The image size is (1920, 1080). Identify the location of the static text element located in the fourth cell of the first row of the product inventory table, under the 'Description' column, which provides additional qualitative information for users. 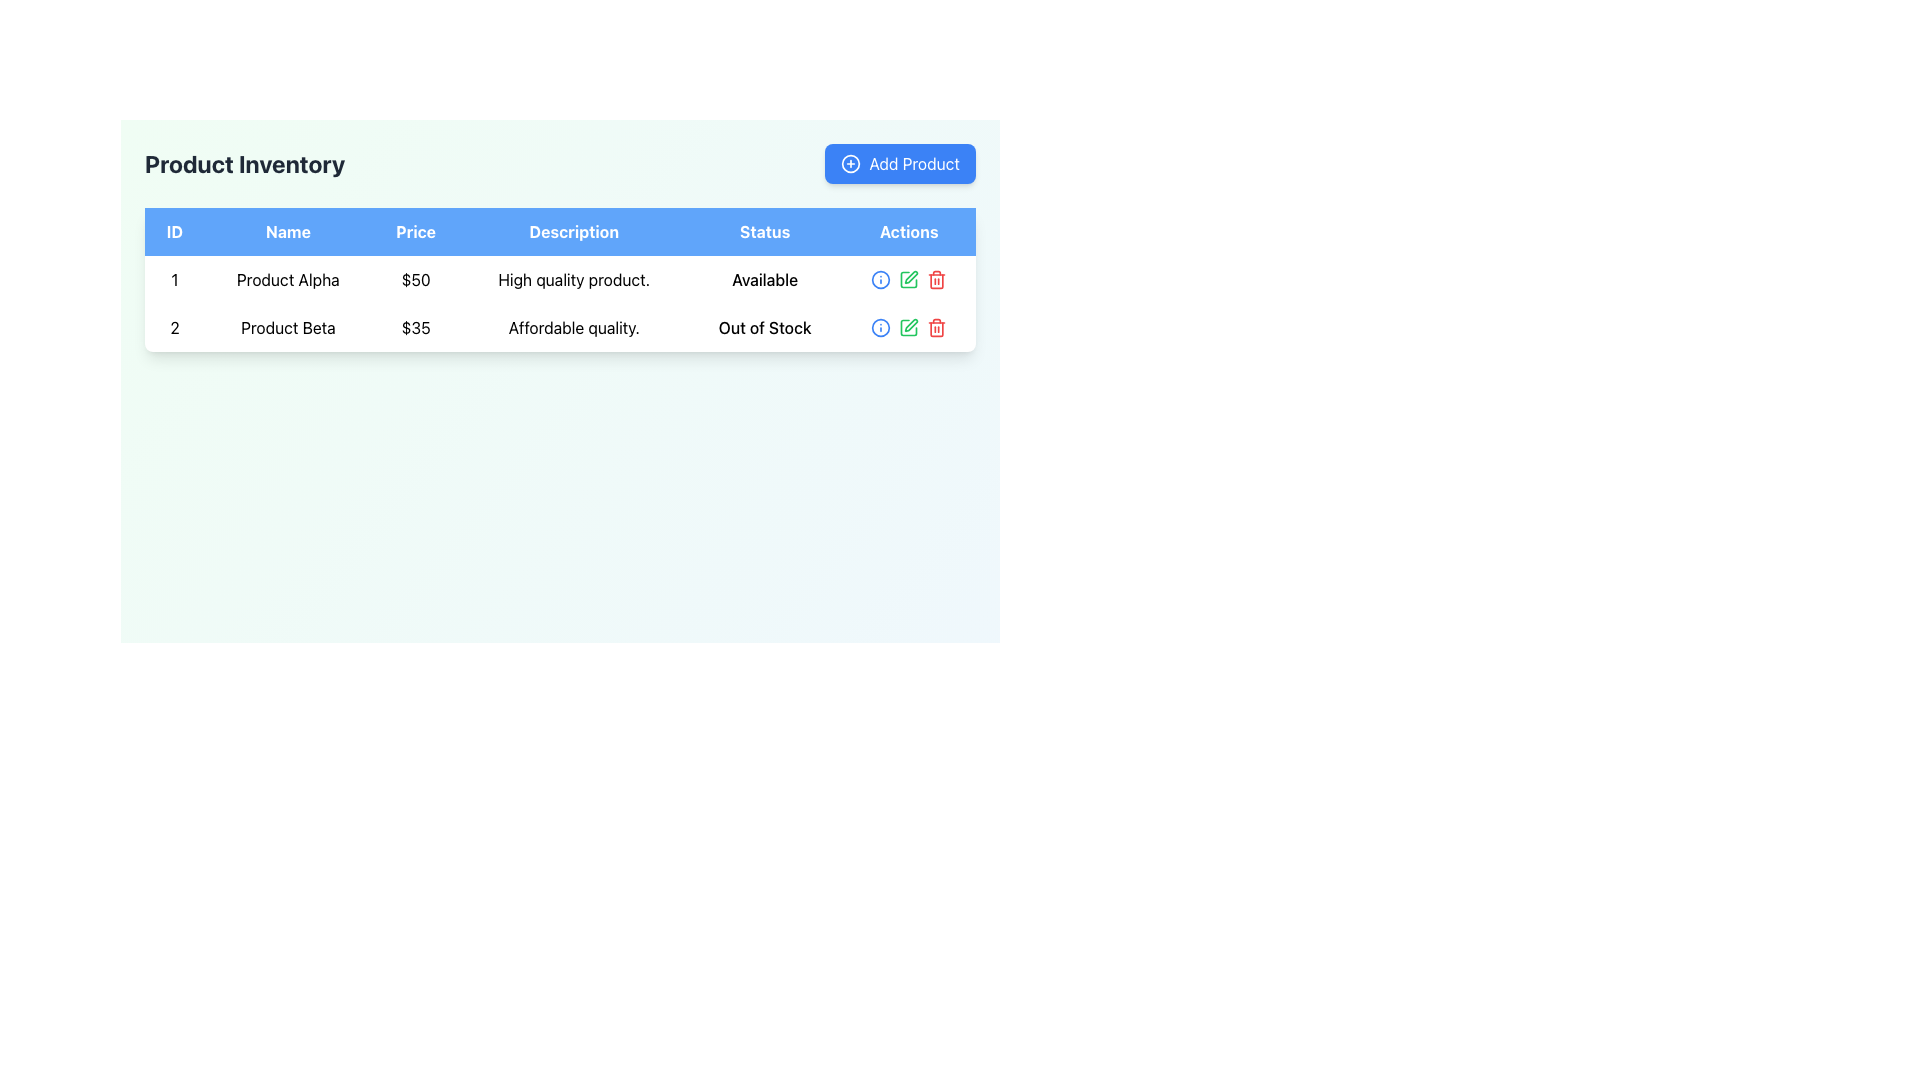
(573, 280).